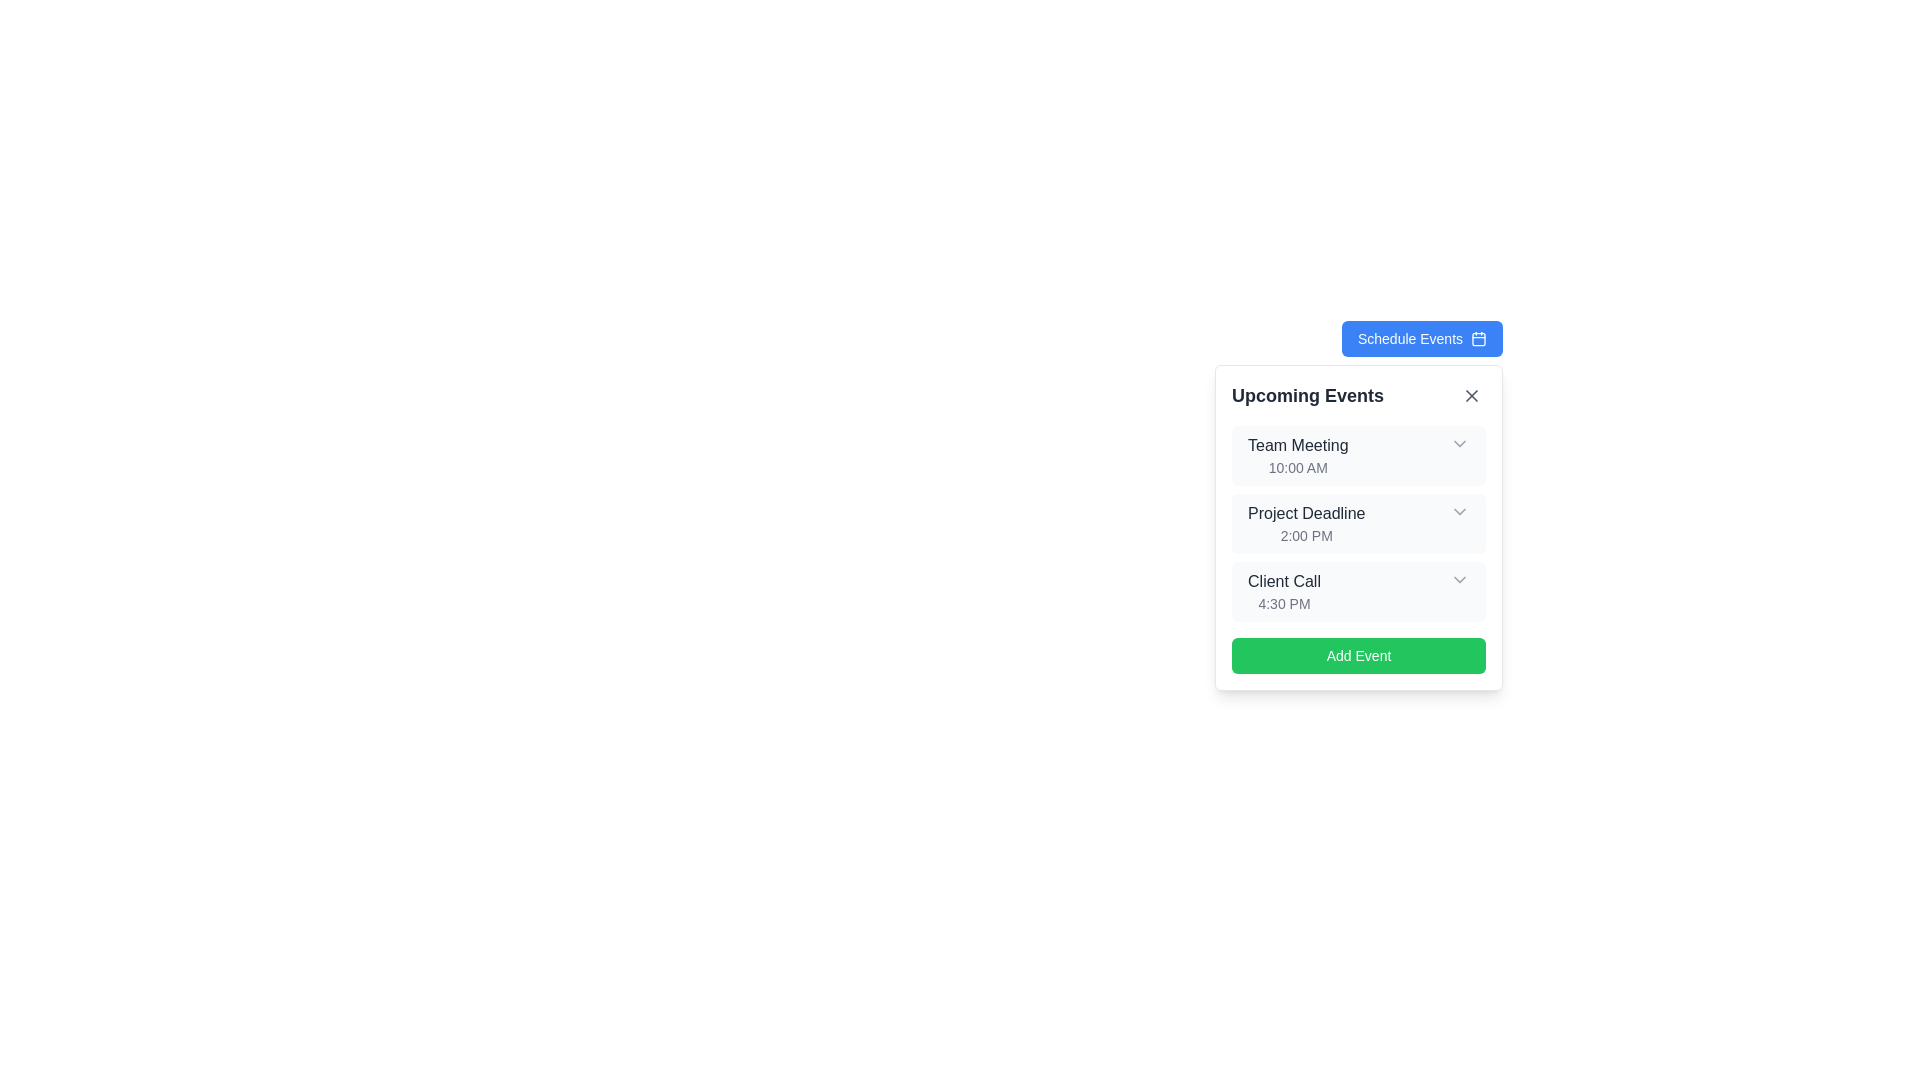 The image size is (1920, 1080). What do you see at coordinates (1284, 590) in the screenshot?
I see `on the 'Client Call' textual display unit, which consists of bold gray text reading 'Client Call' and smaller gray text reading '4:30 PM', located in the 'Upcoming Events' section` at bounding box center [1284, 590].